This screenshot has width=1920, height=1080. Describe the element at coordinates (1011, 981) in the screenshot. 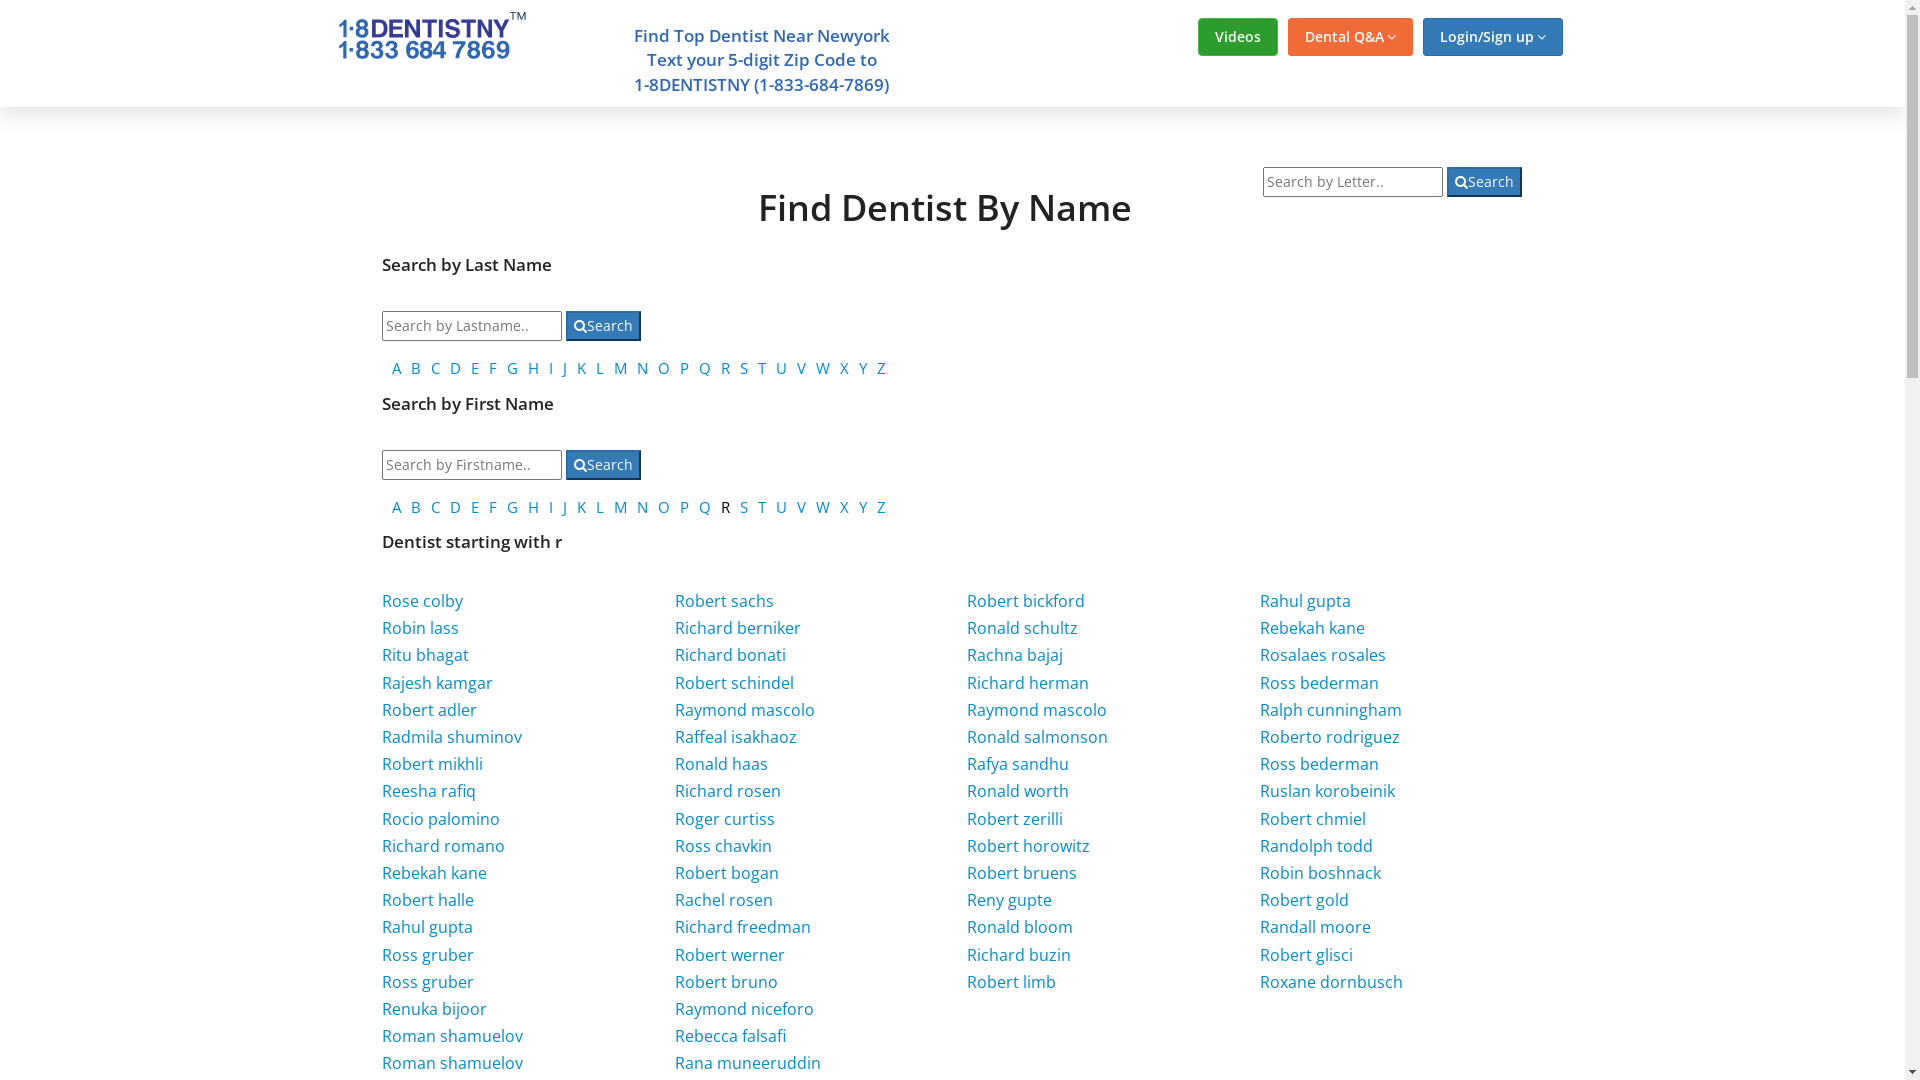

I see `'Robert limb'` at that location.